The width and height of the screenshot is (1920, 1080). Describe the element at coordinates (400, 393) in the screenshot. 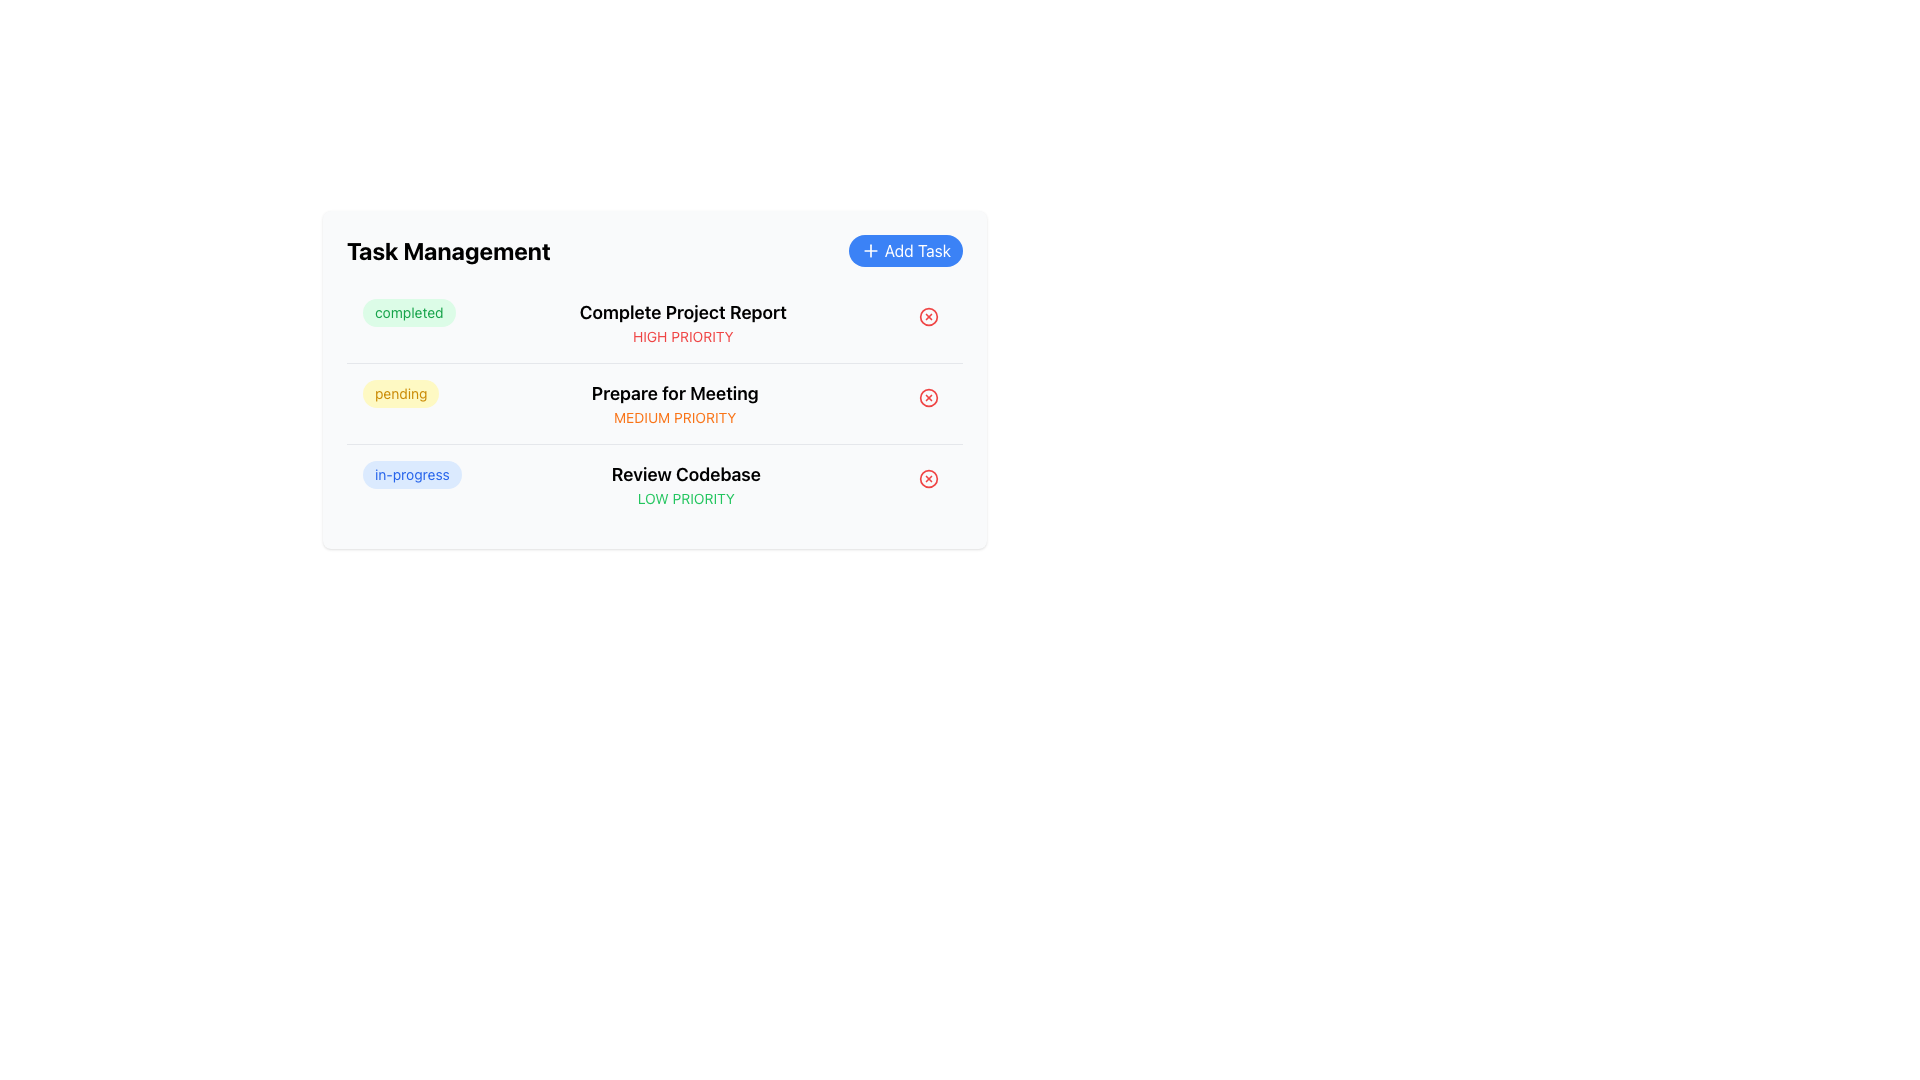

I see `text of the status indicator badge for the task 'Prepare for Meeting' which currently shows 'pending'` at that location.